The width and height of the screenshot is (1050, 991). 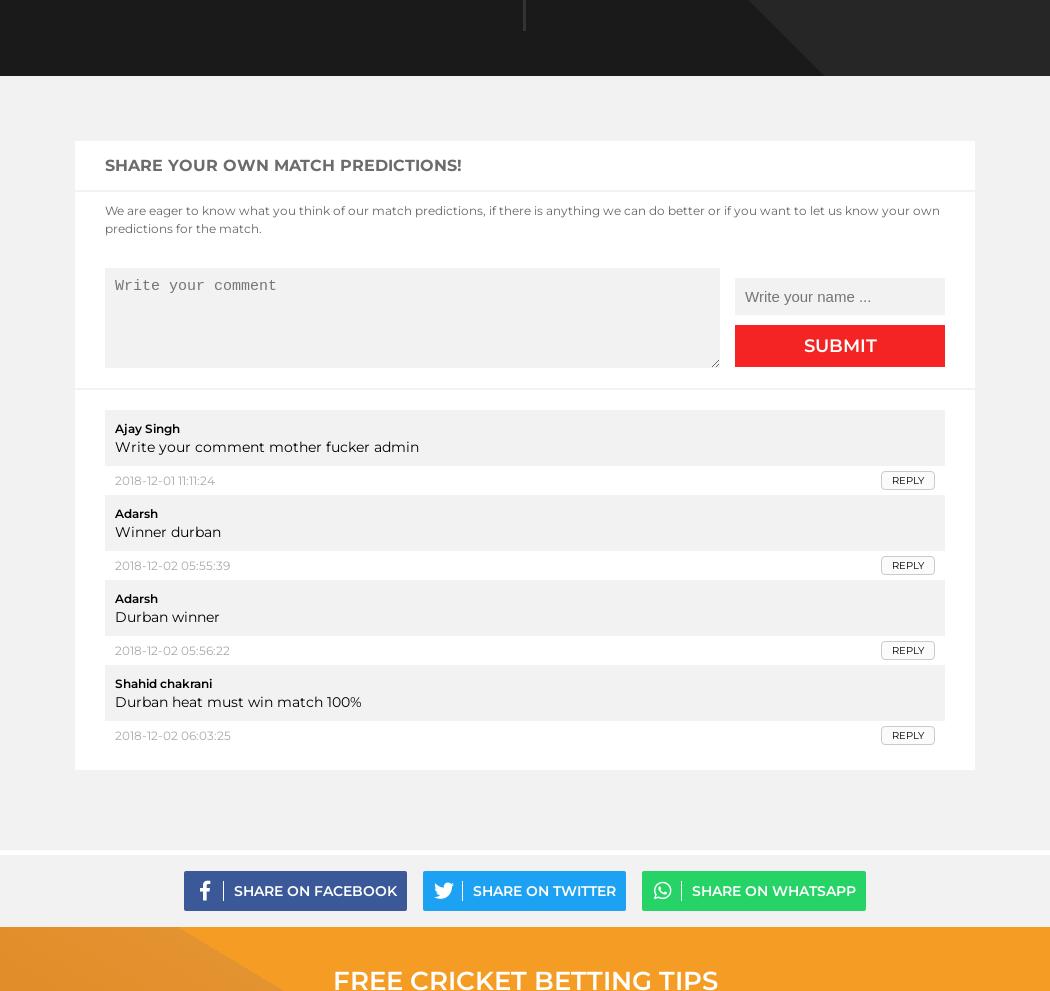 I want to click on 'Share on Facebook', so click(x=234, y=891).